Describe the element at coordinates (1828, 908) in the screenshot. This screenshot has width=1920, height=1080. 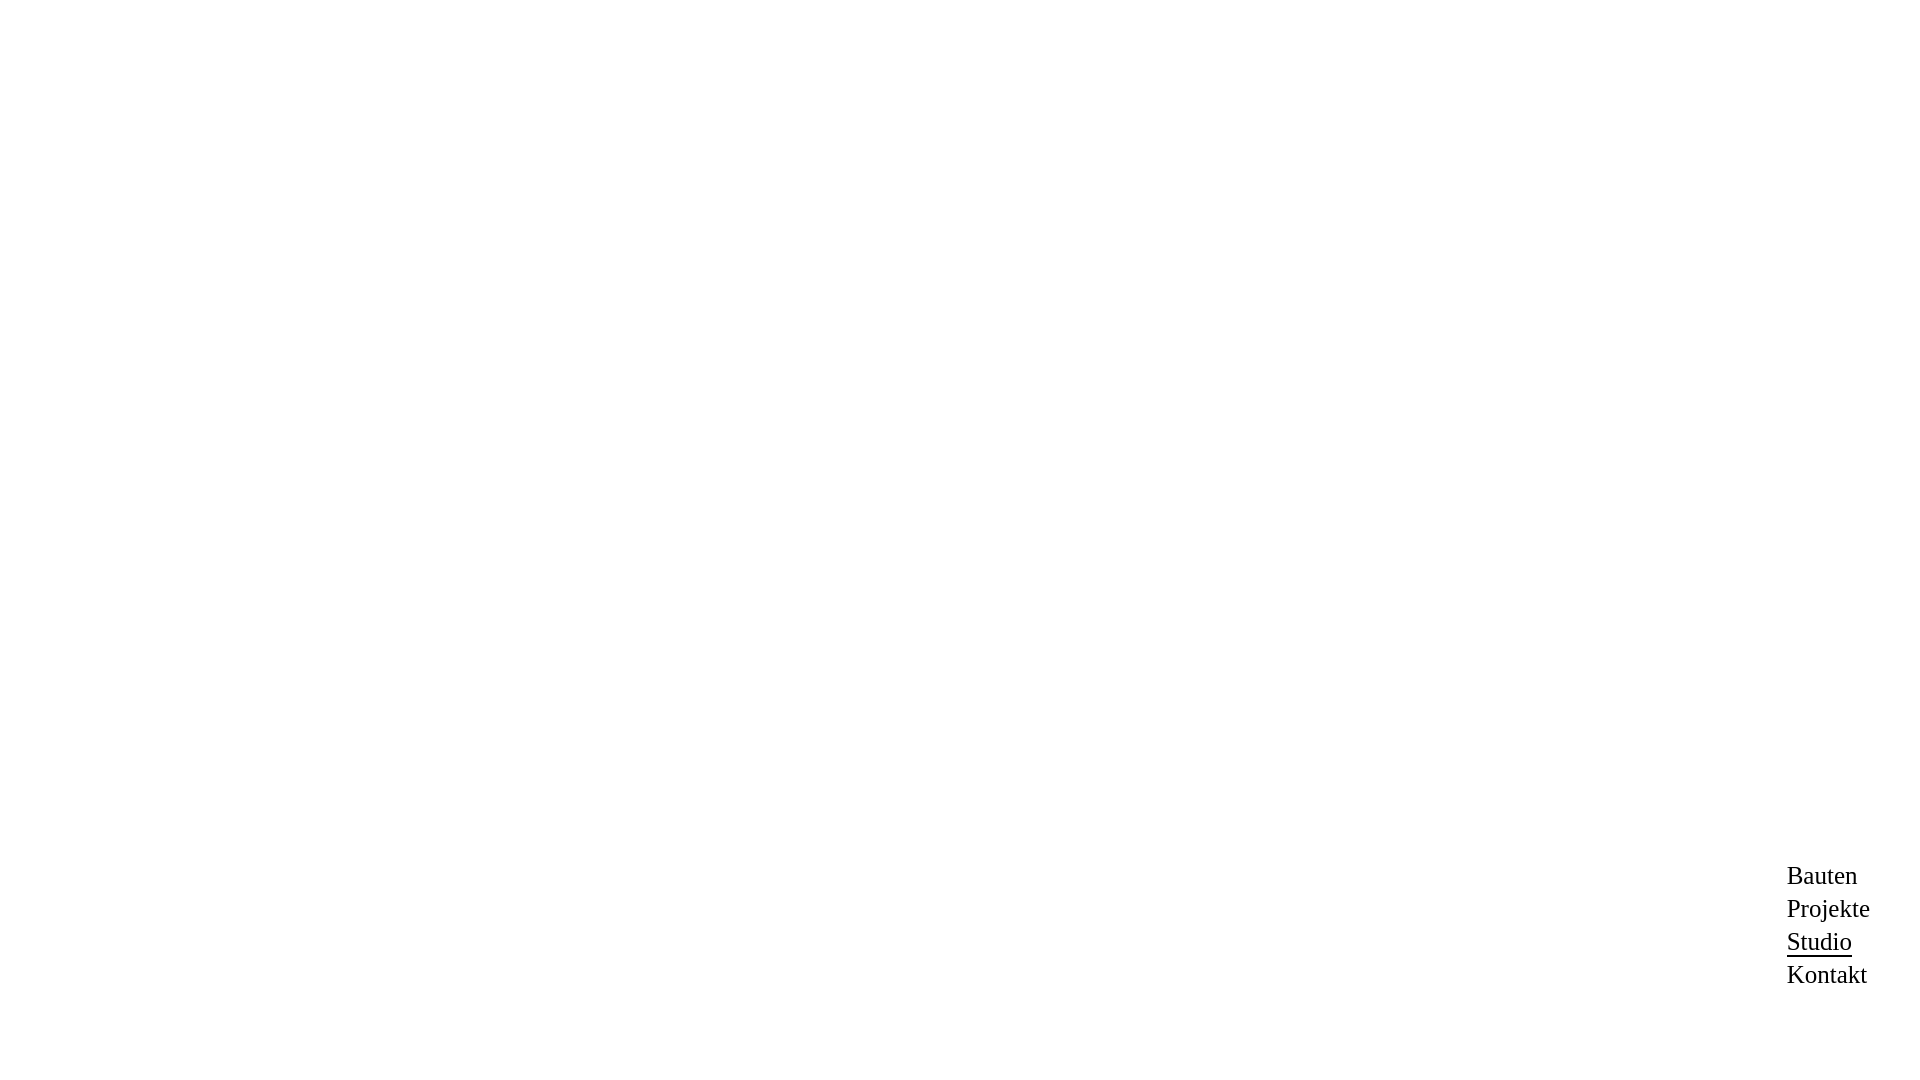
I see `'Projekte'` at that location.